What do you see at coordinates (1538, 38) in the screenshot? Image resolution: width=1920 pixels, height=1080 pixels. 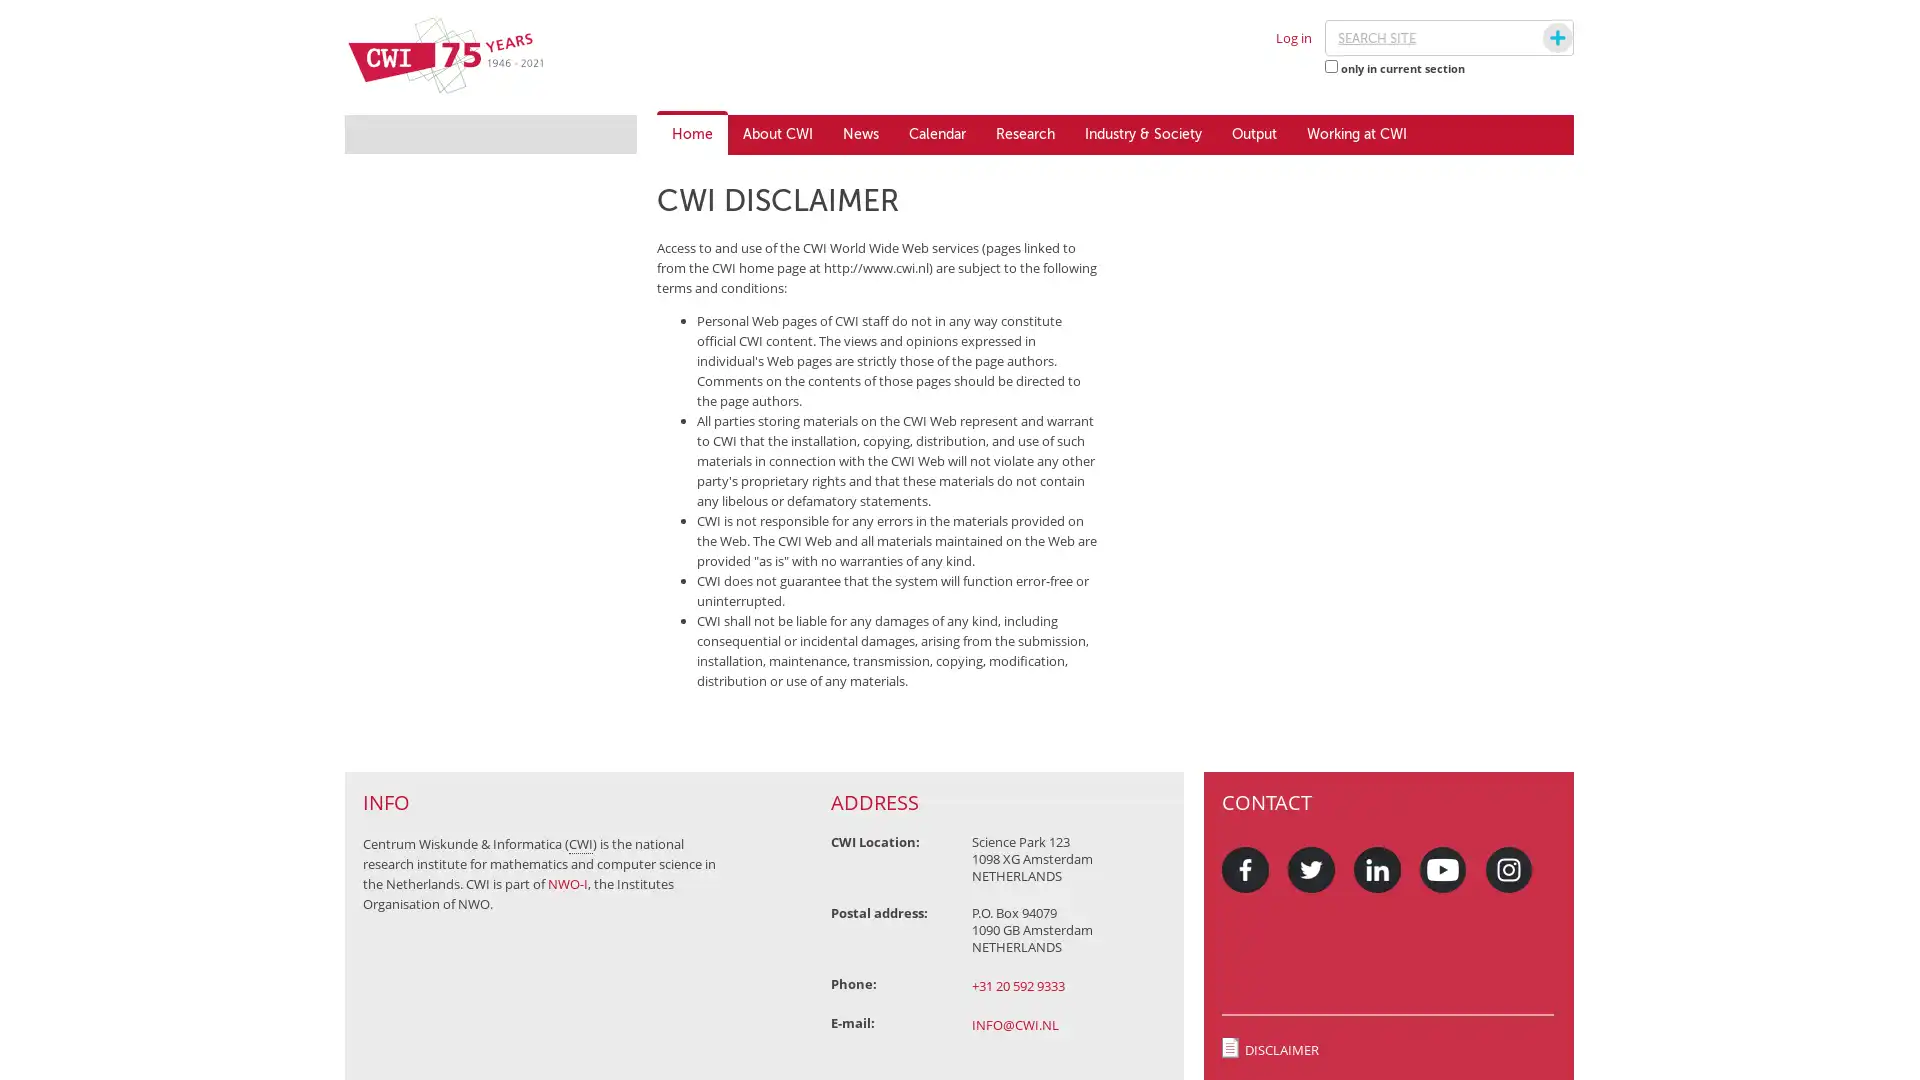 I see `Search` at bounding box center [1538, 38].